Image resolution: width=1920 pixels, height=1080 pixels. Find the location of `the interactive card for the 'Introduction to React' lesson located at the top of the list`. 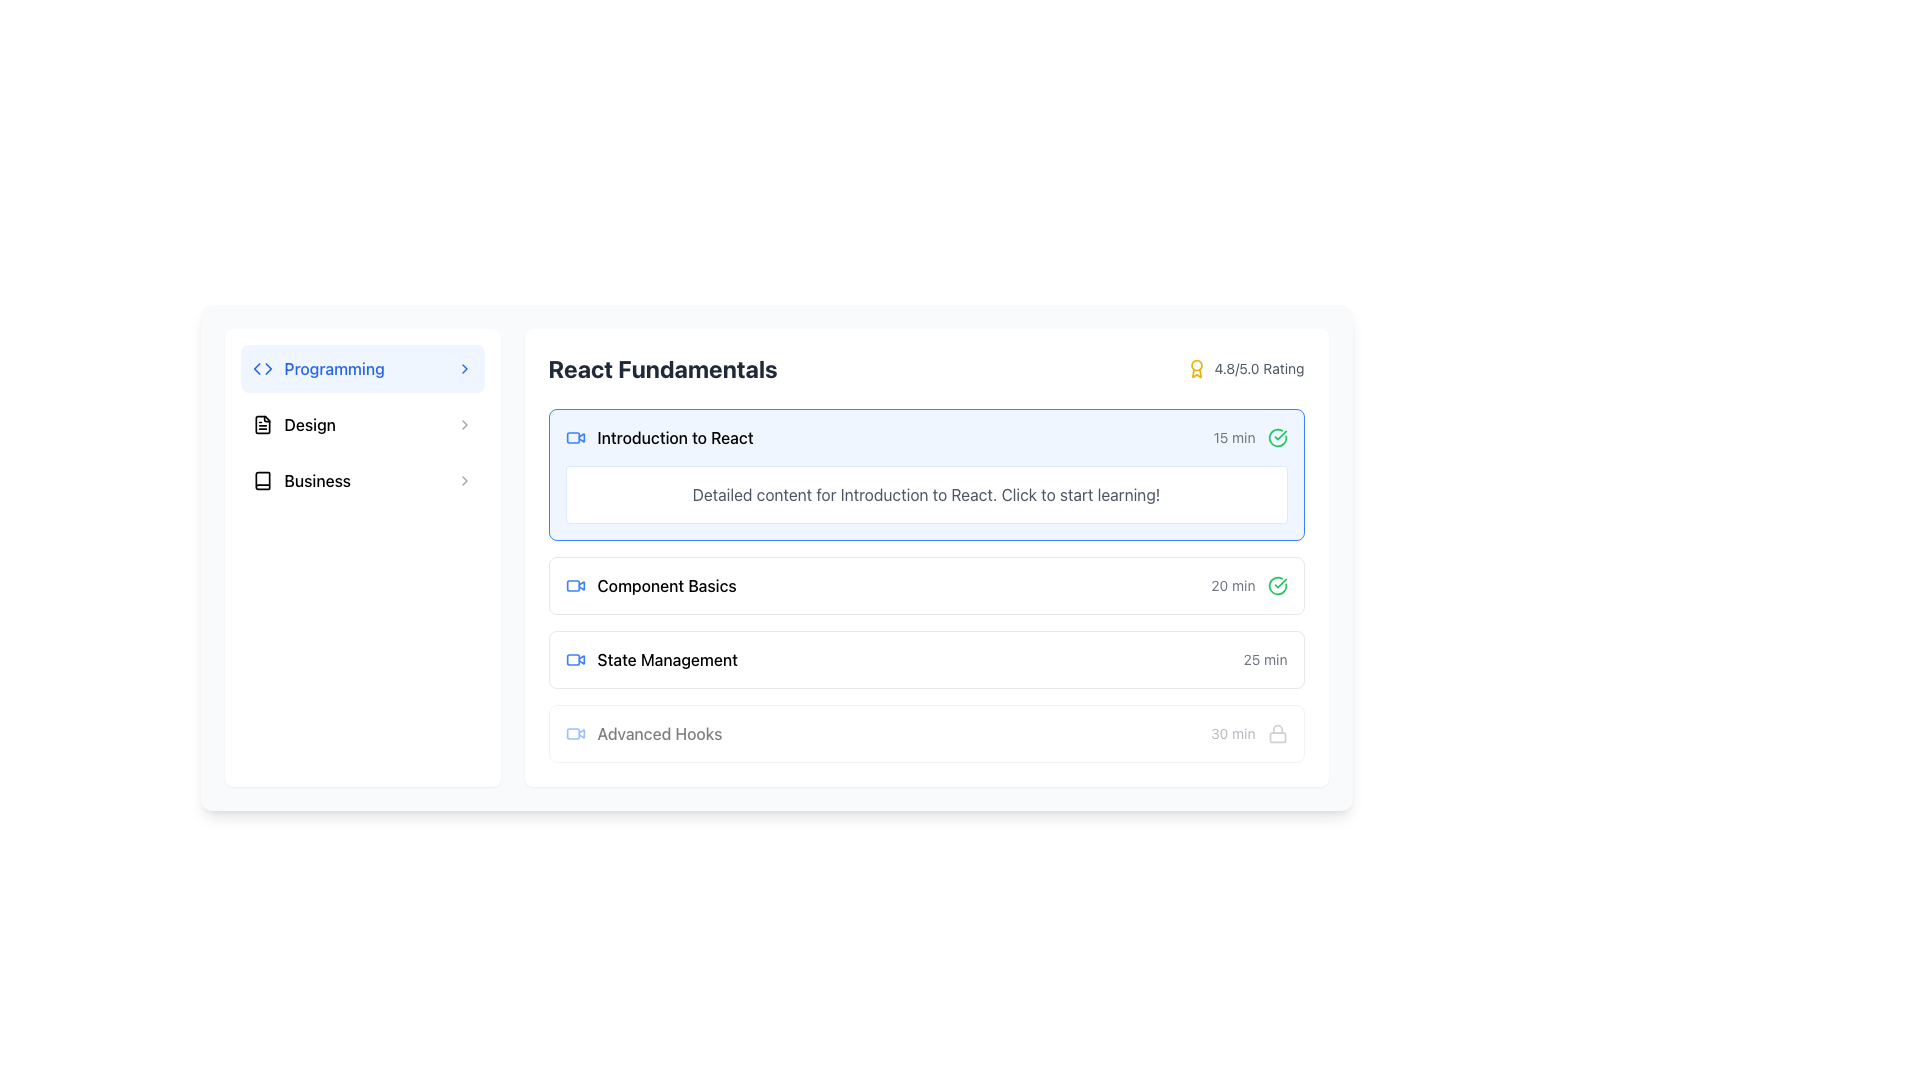

the interactive card for the 'Introduction to React' lesson located at the top of the list is located at coordinates (925, 474).